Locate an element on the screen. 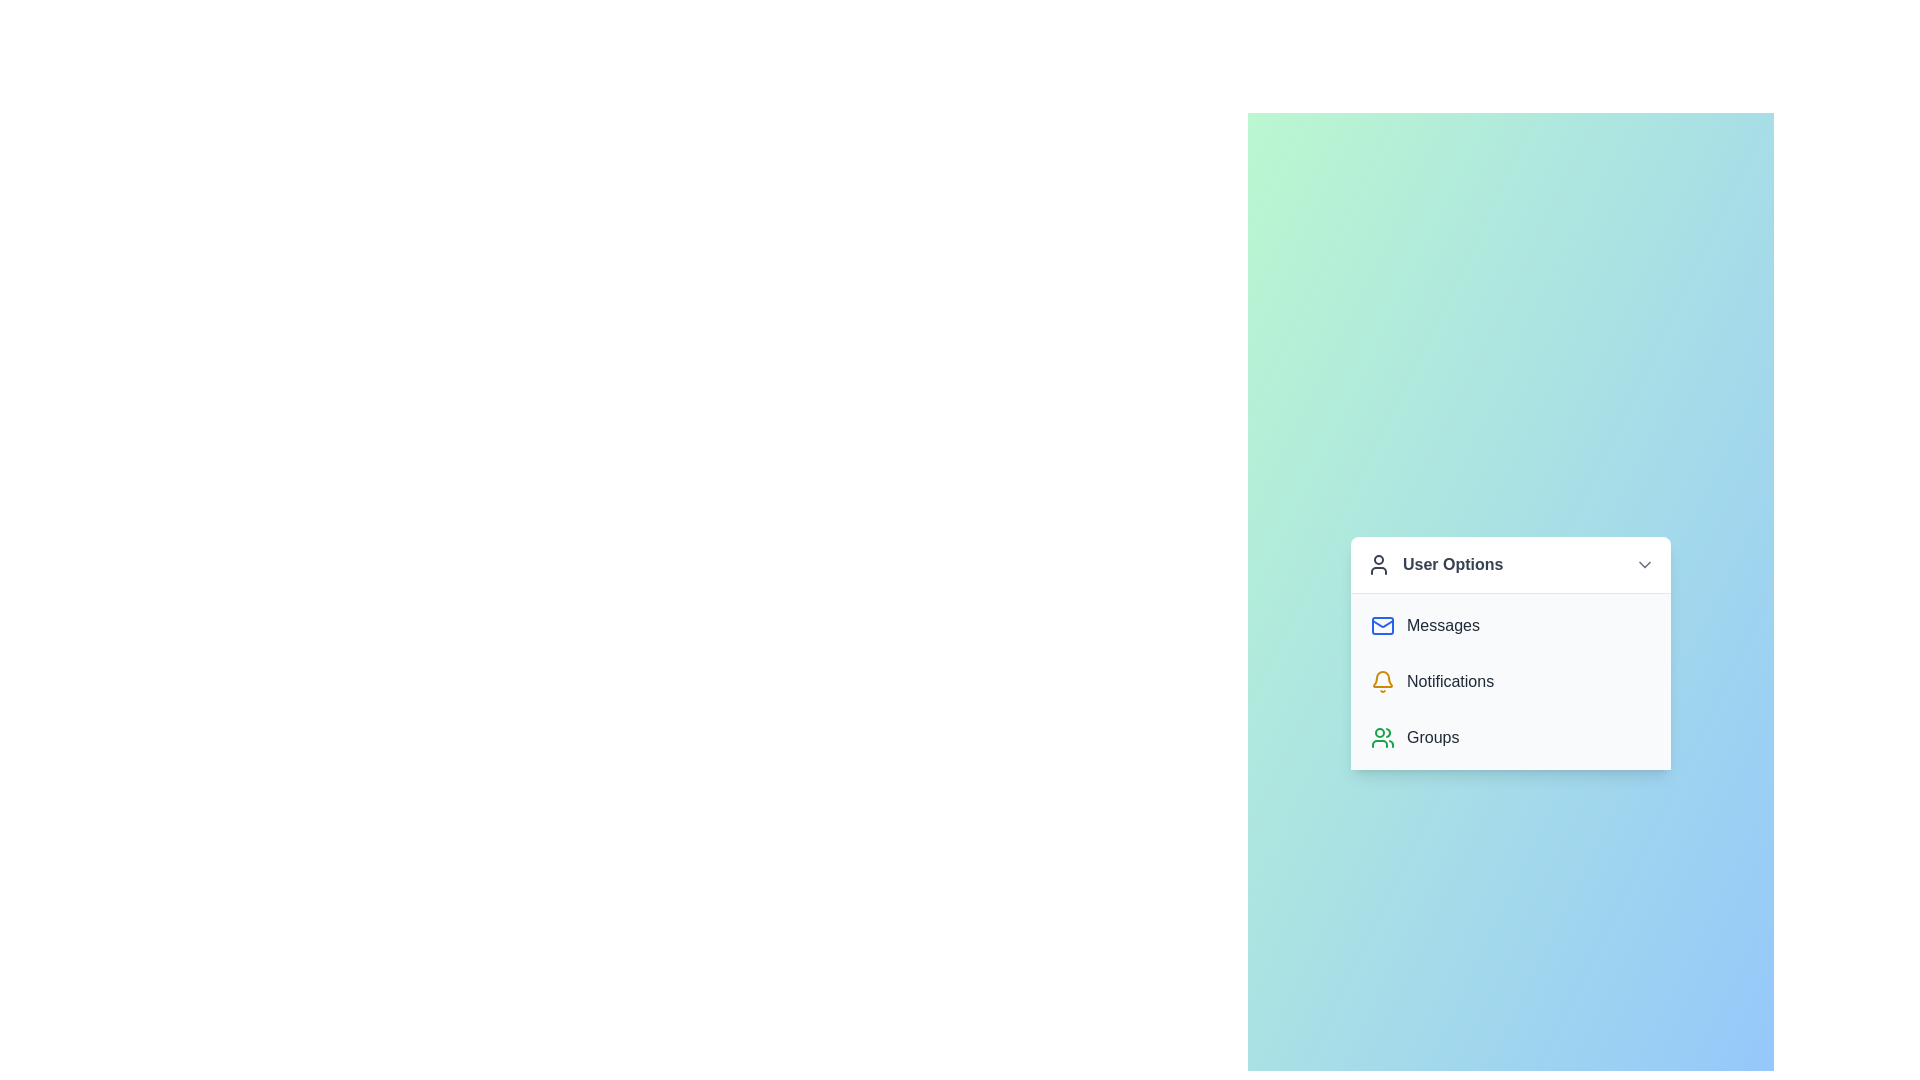 The height and width of the screenshot is (1080, 1920). the user icon, which is a line art graphic in dark gray, positioned left of the 'User Options' text is located at coordinates (1377, 564).